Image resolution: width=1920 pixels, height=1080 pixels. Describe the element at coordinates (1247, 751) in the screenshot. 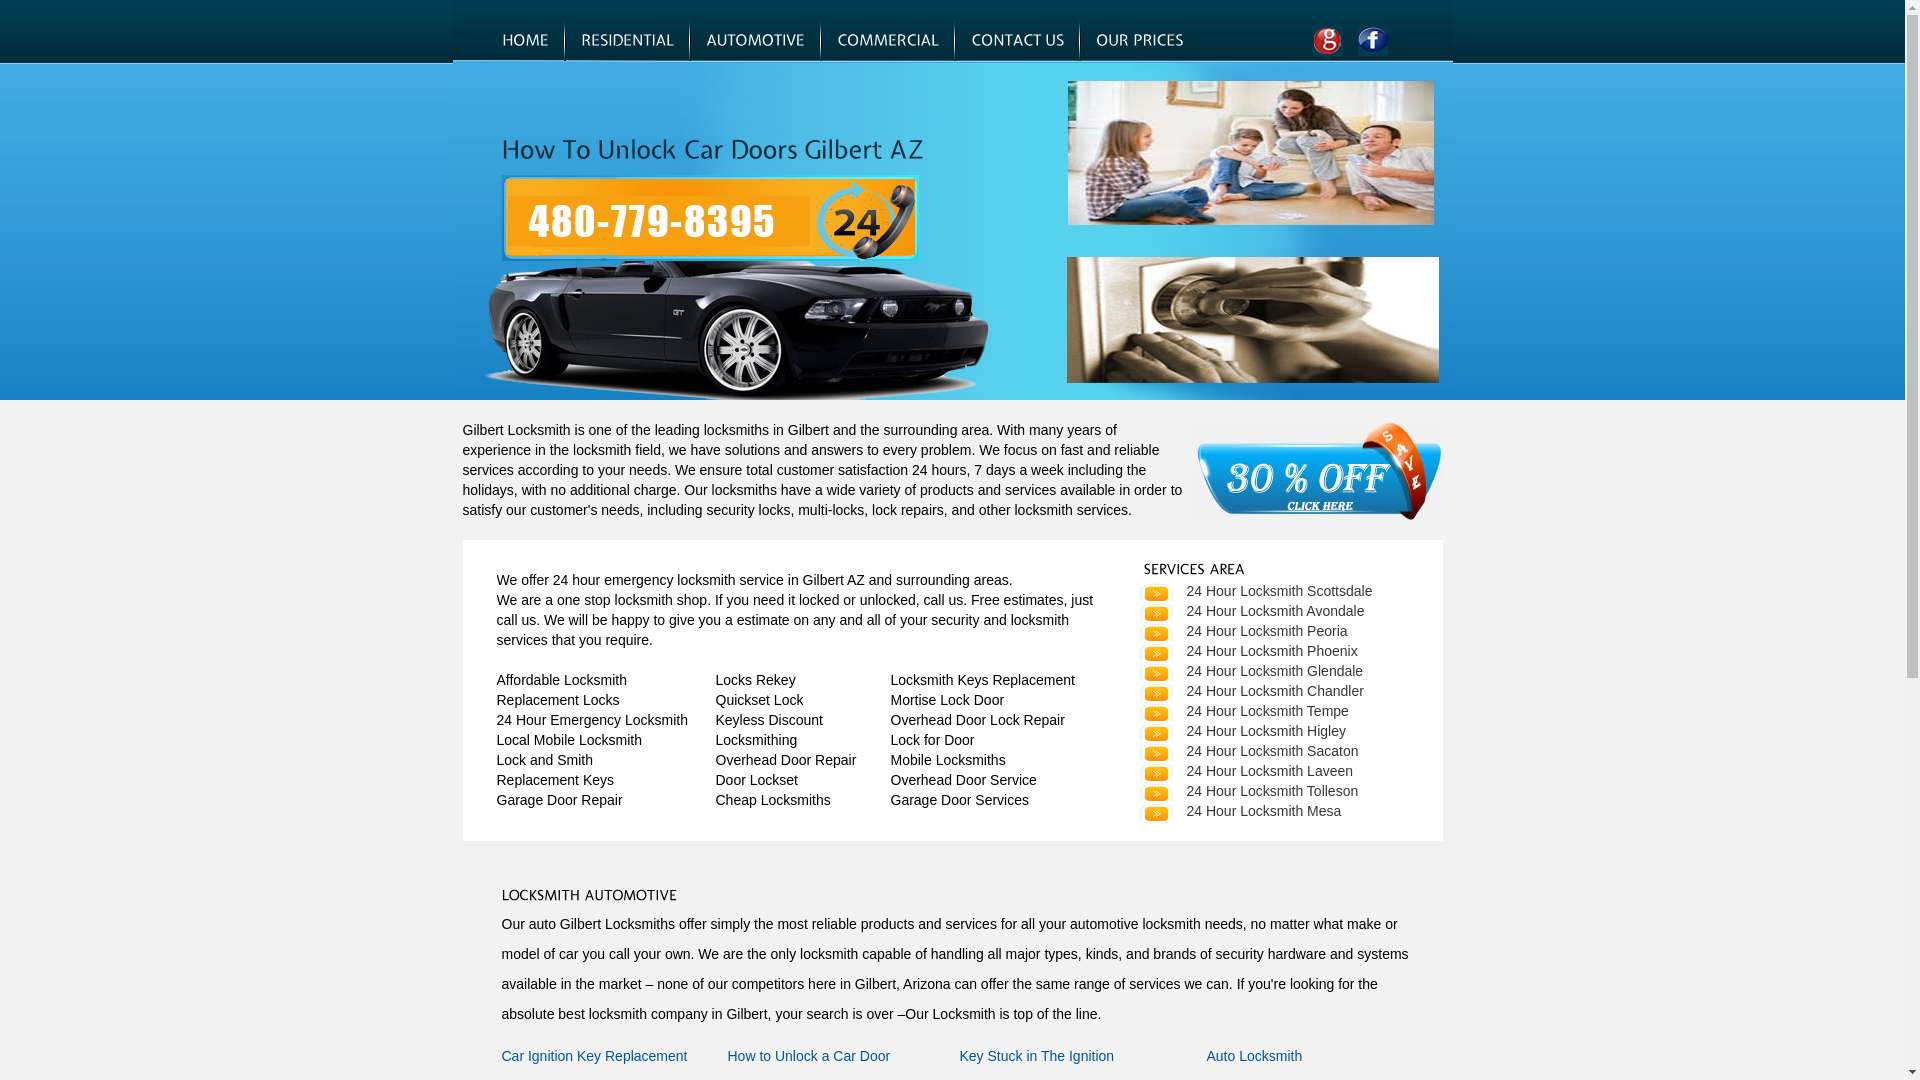

I see `'24 Hour Locksmith Sacaton'` at that location.